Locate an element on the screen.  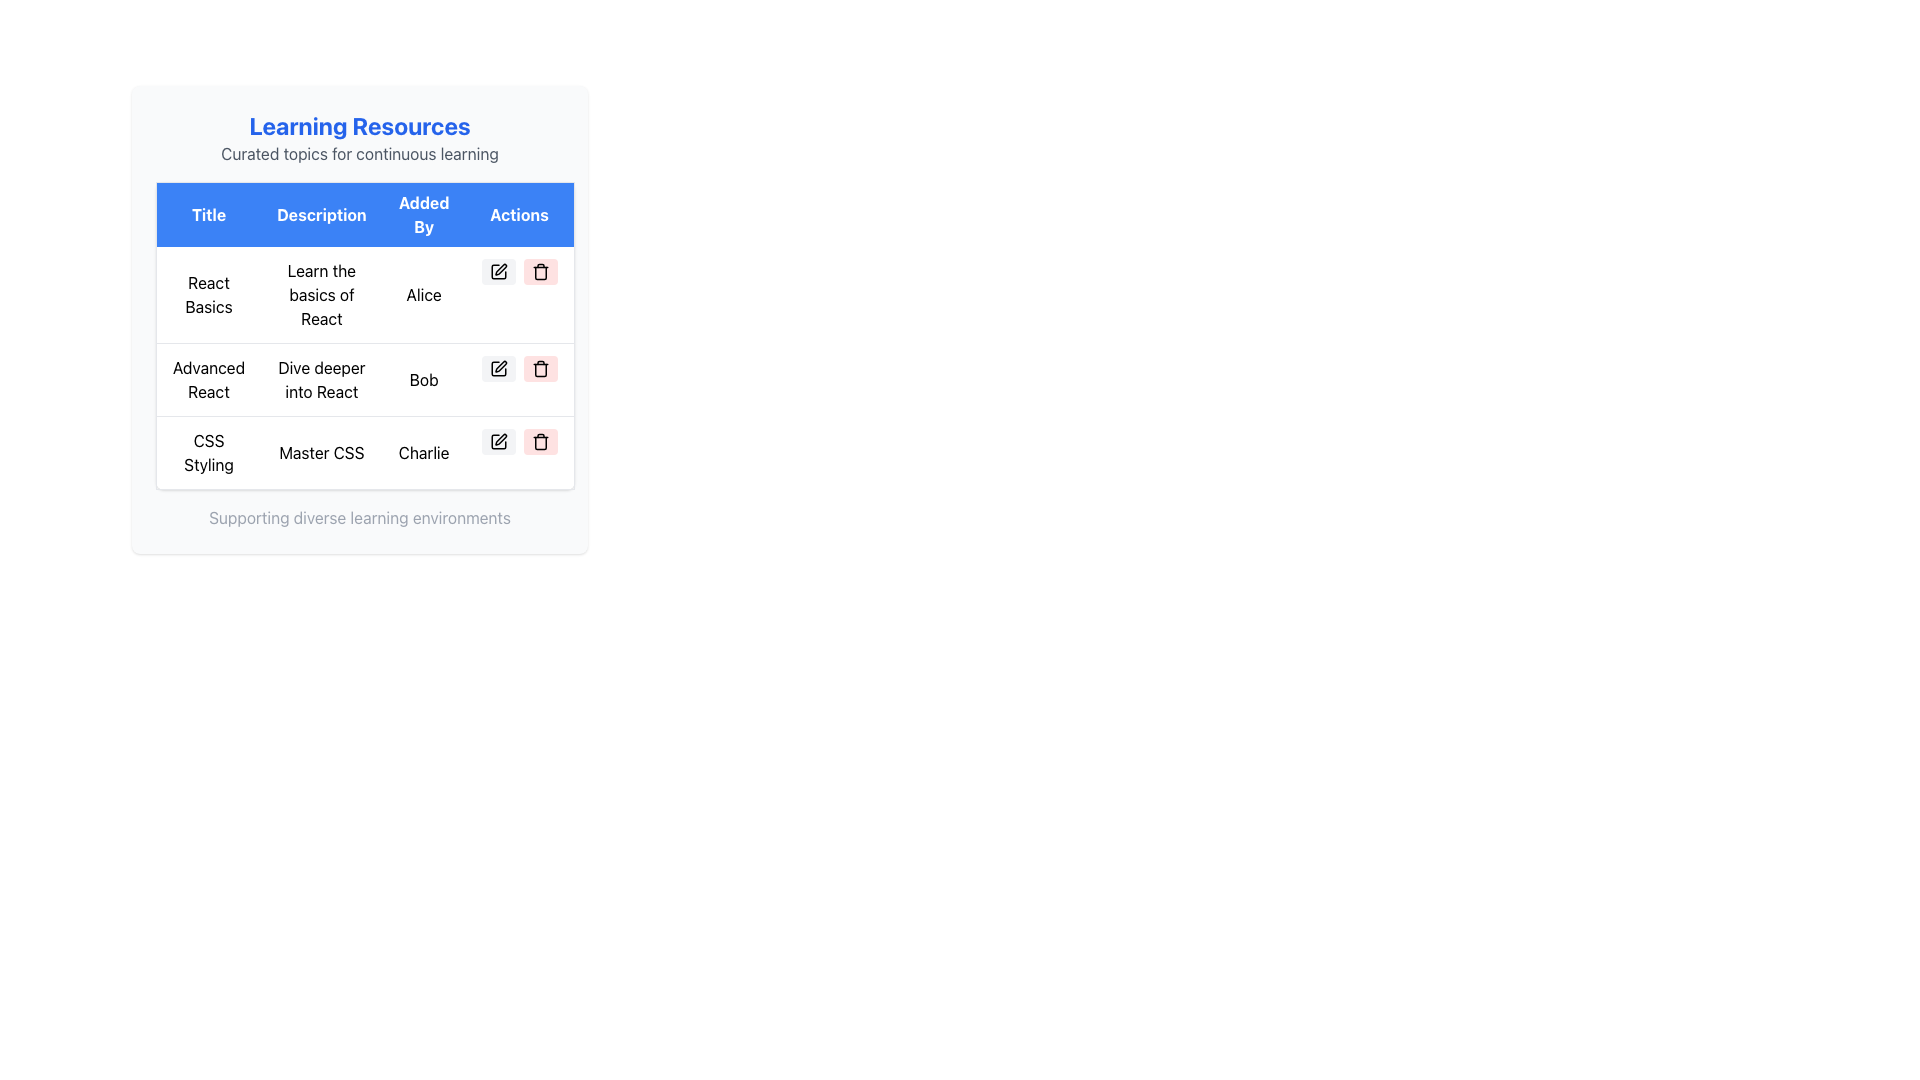
the static text label displaying 'Advanced React', which is bold and centered in the second row of the table under the 'Title' column is located at coordinates (208, 380).